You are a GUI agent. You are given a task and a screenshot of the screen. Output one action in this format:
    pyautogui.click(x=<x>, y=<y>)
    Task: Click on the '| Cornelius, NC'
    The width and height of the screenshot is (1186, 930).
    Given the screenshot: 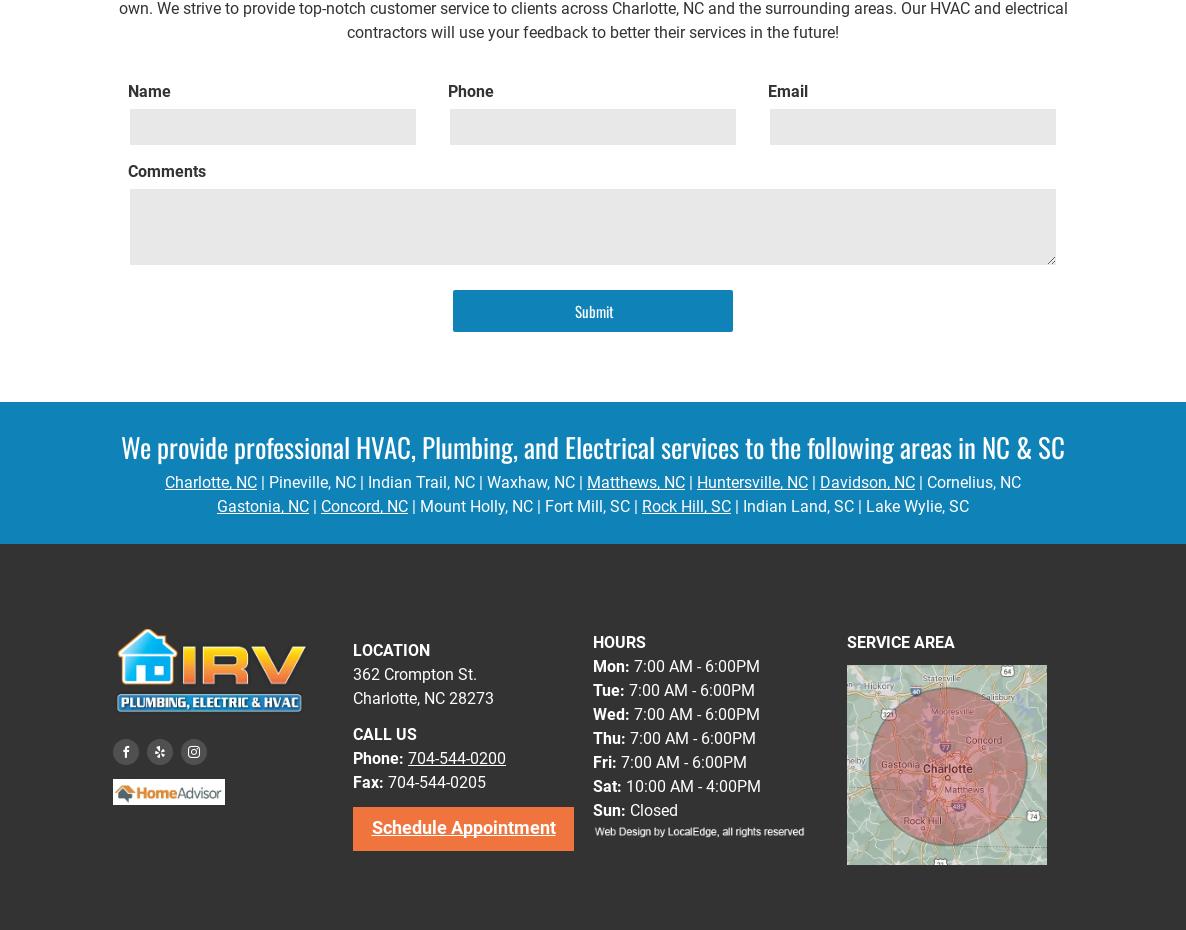 What is the action you would take?
    pyautogui.click(x=914, y=481)
    